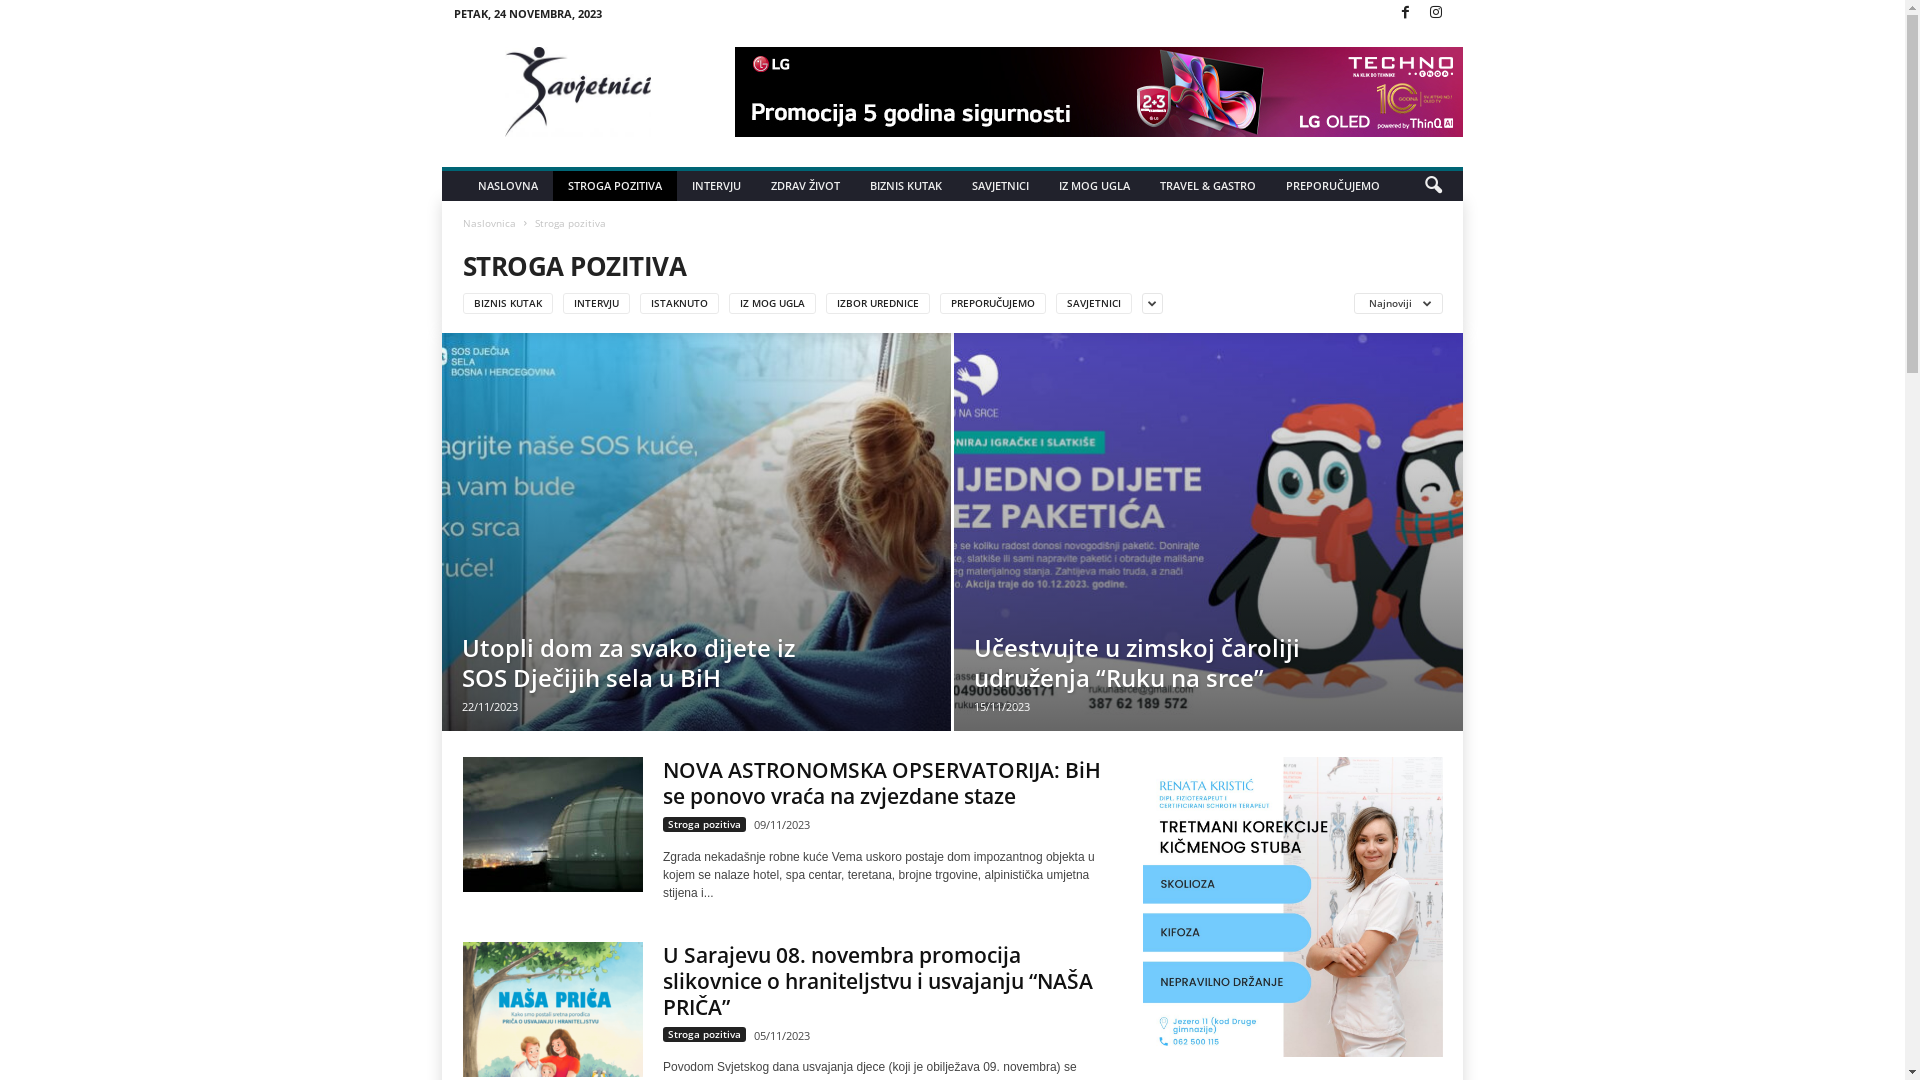 This screenshot has height=1080, width=1920. I want to click on 'SAVJETNICI', so click(1000, 185).